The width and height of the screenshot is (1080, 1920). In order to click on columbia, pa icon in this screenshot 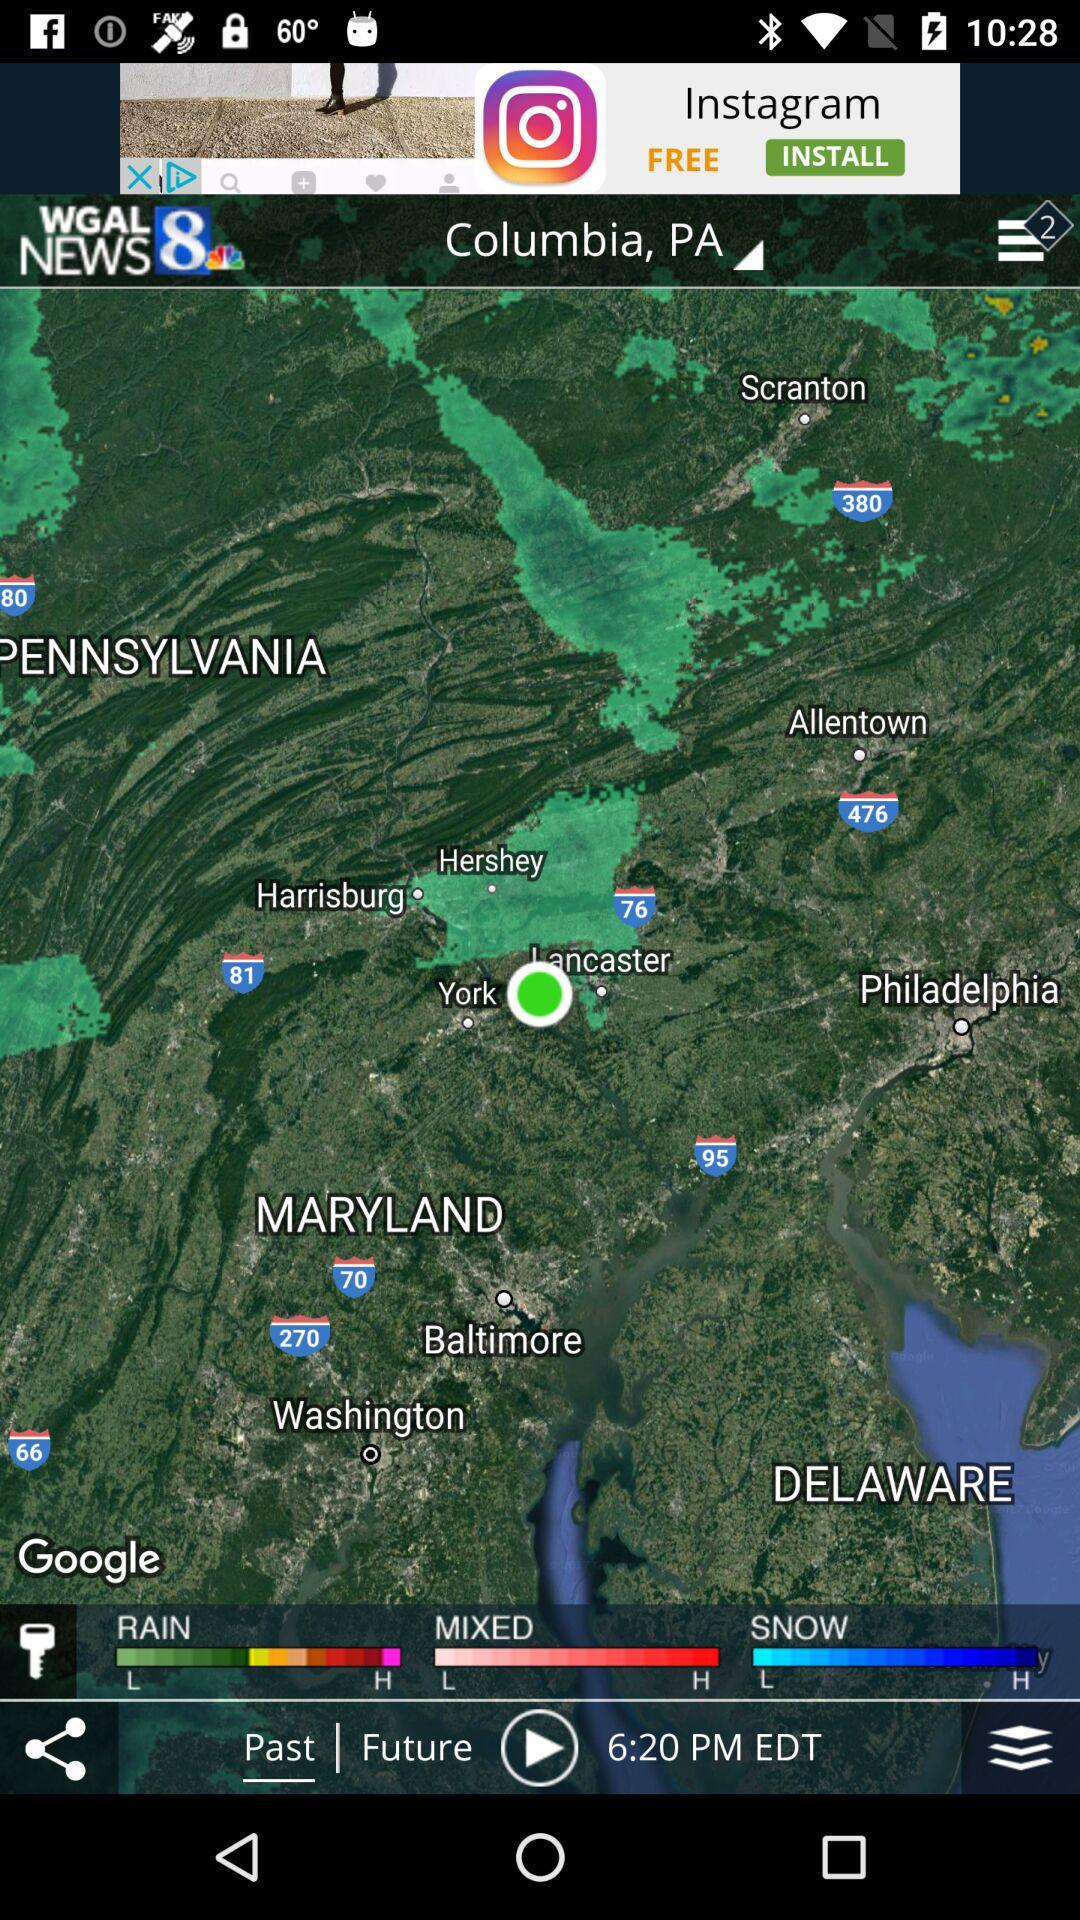, I will do `click(617, 240)`.